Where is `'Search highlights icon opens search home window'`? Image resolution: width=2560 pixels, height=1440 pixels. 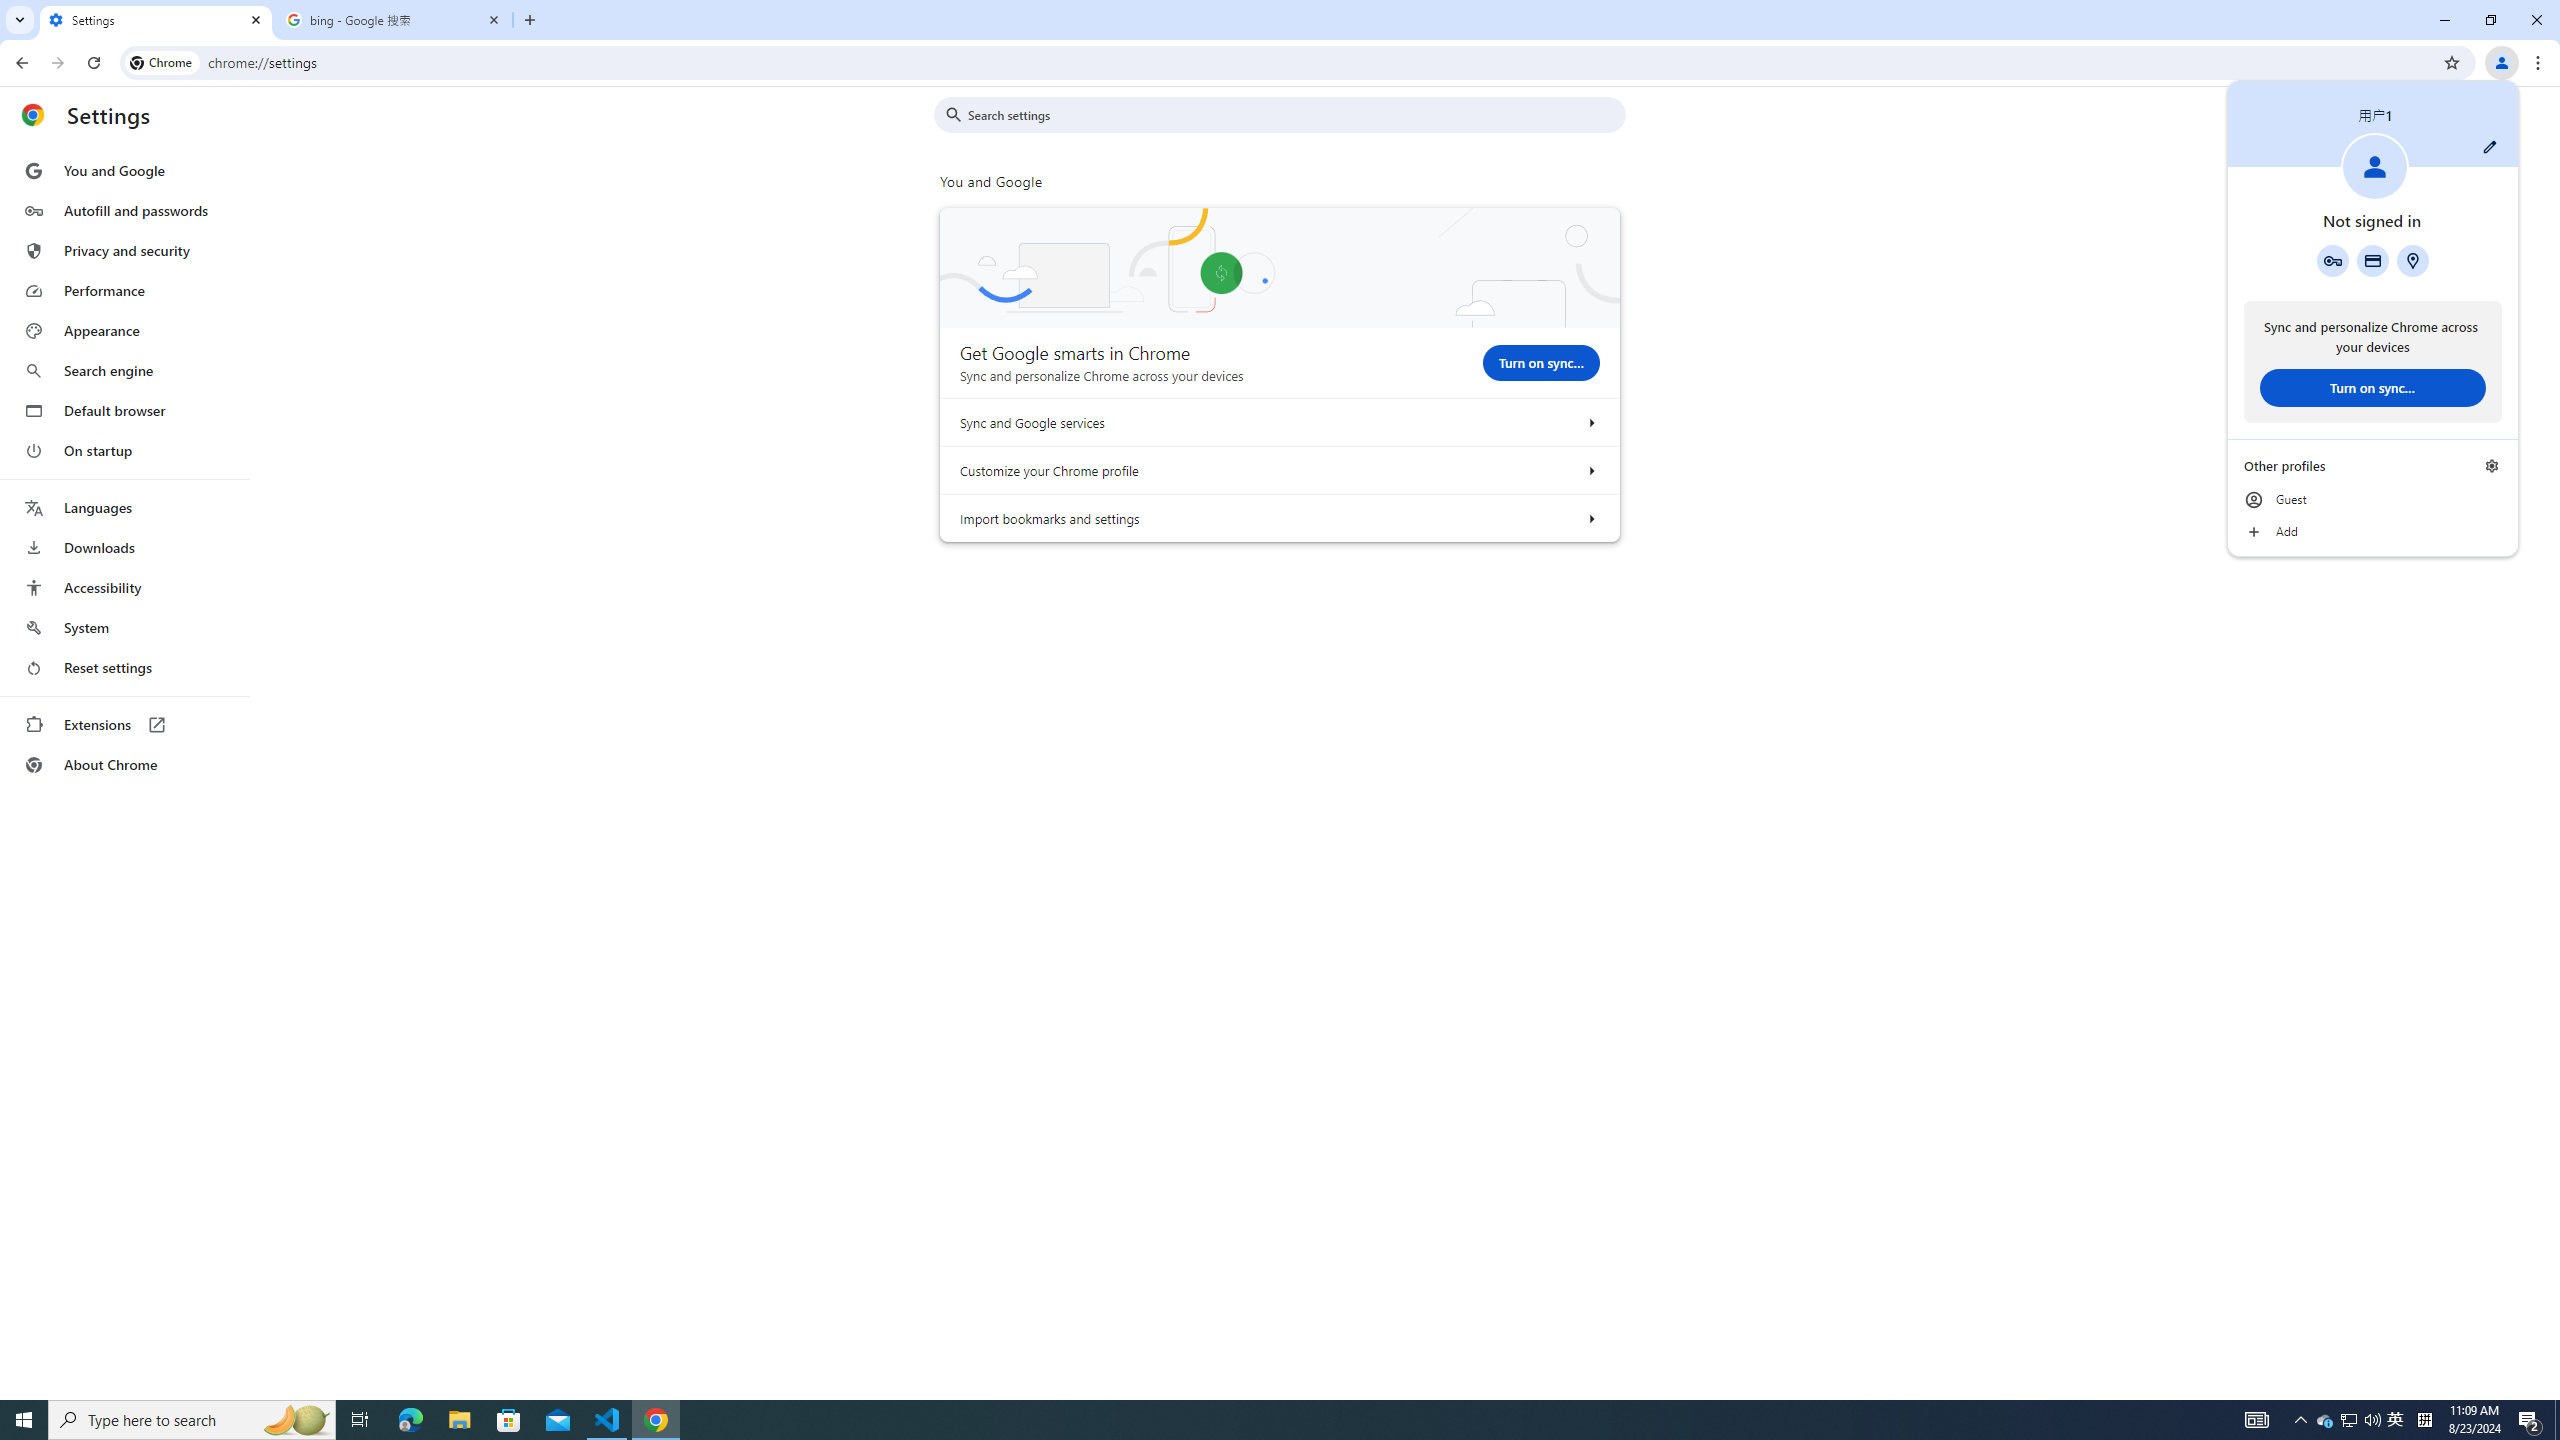
'Search highlights icon opens search home window' is located at coordinates (294, 1418).